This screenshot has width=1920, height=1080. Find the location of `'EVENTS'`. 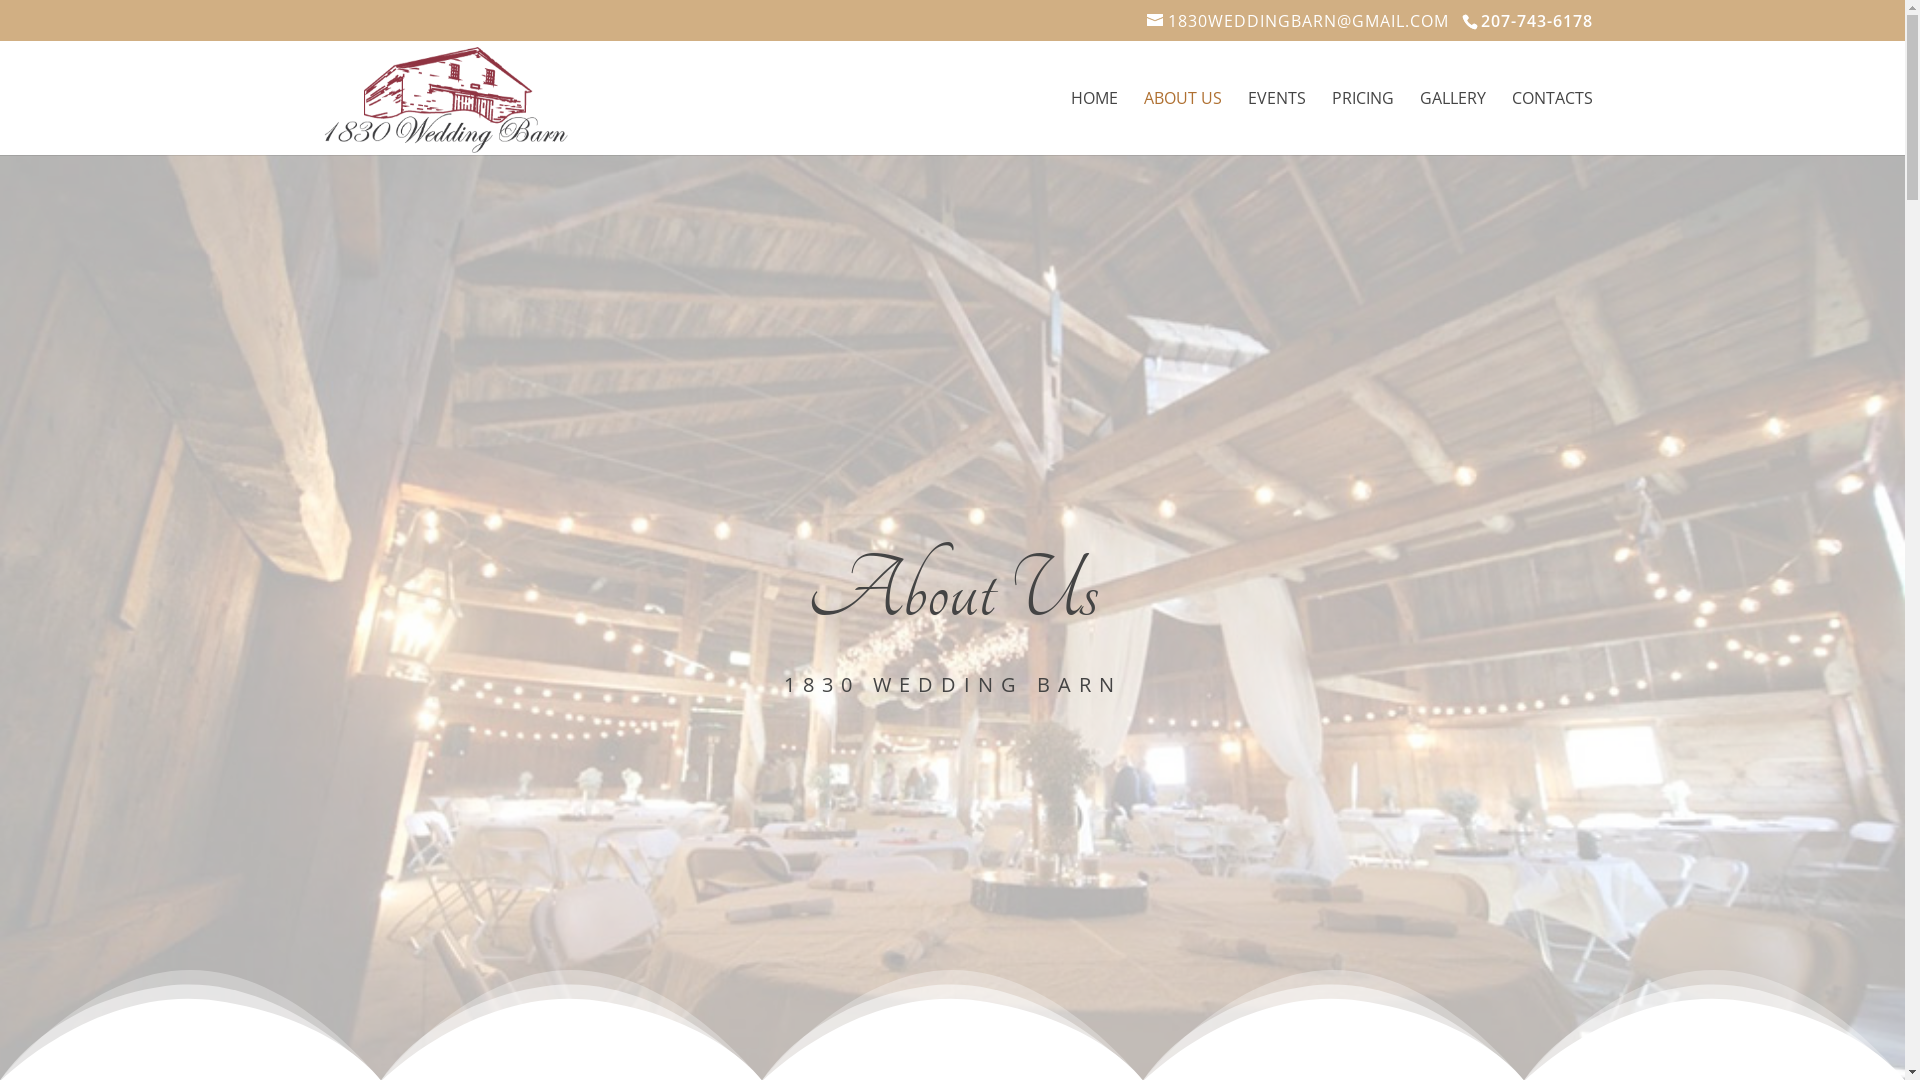

'EVENTS' is located at coordinates (1275, 123).